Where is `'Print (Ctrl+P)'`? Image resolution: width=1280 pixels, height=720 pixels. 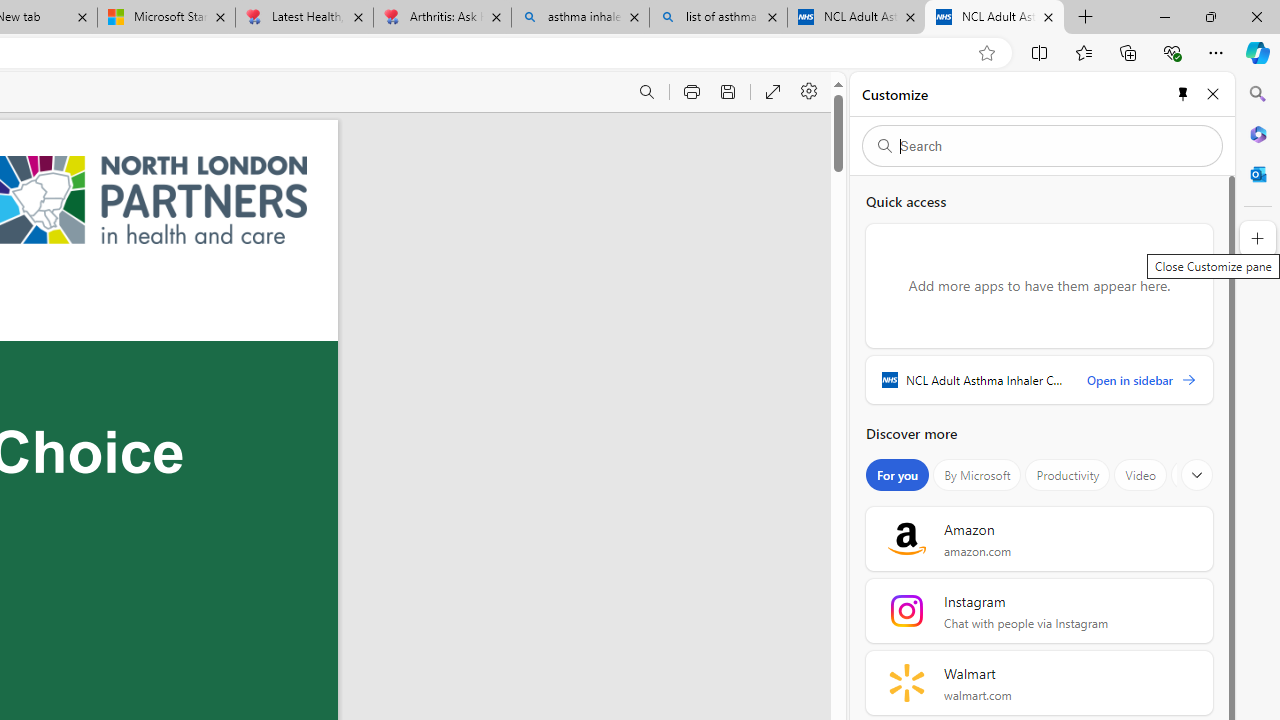
'Print (Ctrl+P)' is located at coordinates (692, 92).